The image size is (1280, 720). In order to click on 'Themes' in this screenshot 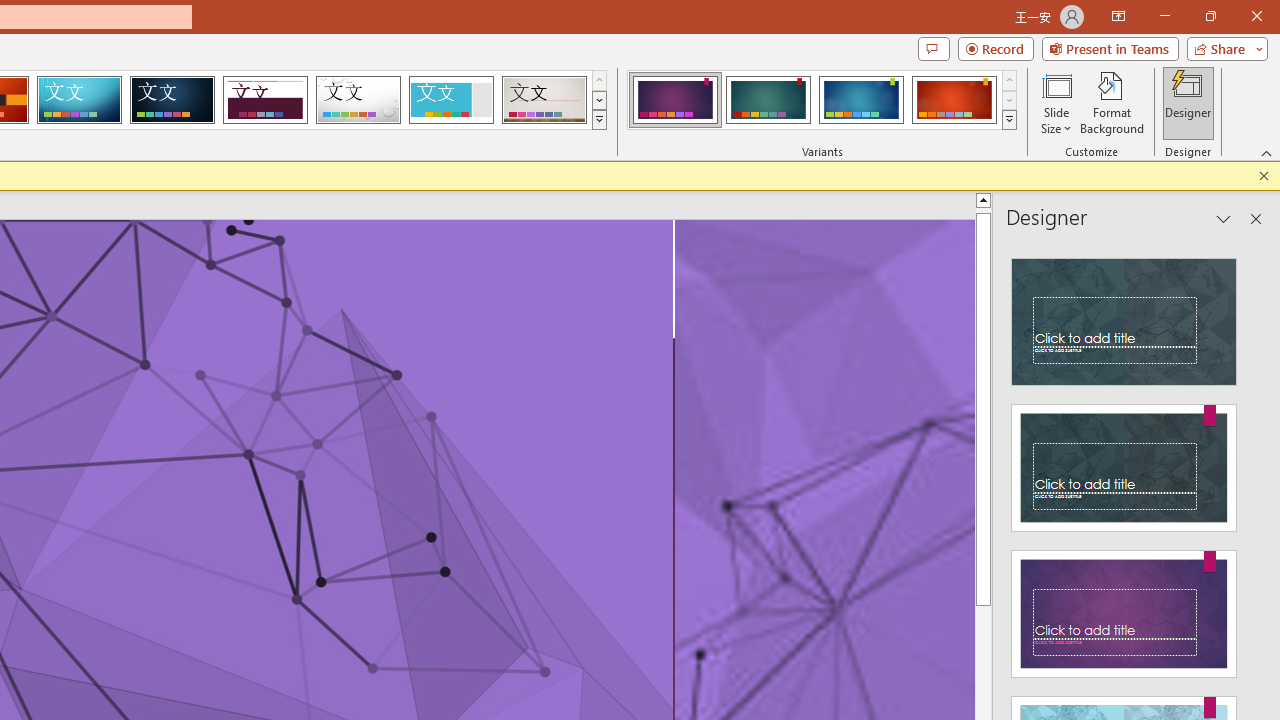, I will do `click(598, 120)`.